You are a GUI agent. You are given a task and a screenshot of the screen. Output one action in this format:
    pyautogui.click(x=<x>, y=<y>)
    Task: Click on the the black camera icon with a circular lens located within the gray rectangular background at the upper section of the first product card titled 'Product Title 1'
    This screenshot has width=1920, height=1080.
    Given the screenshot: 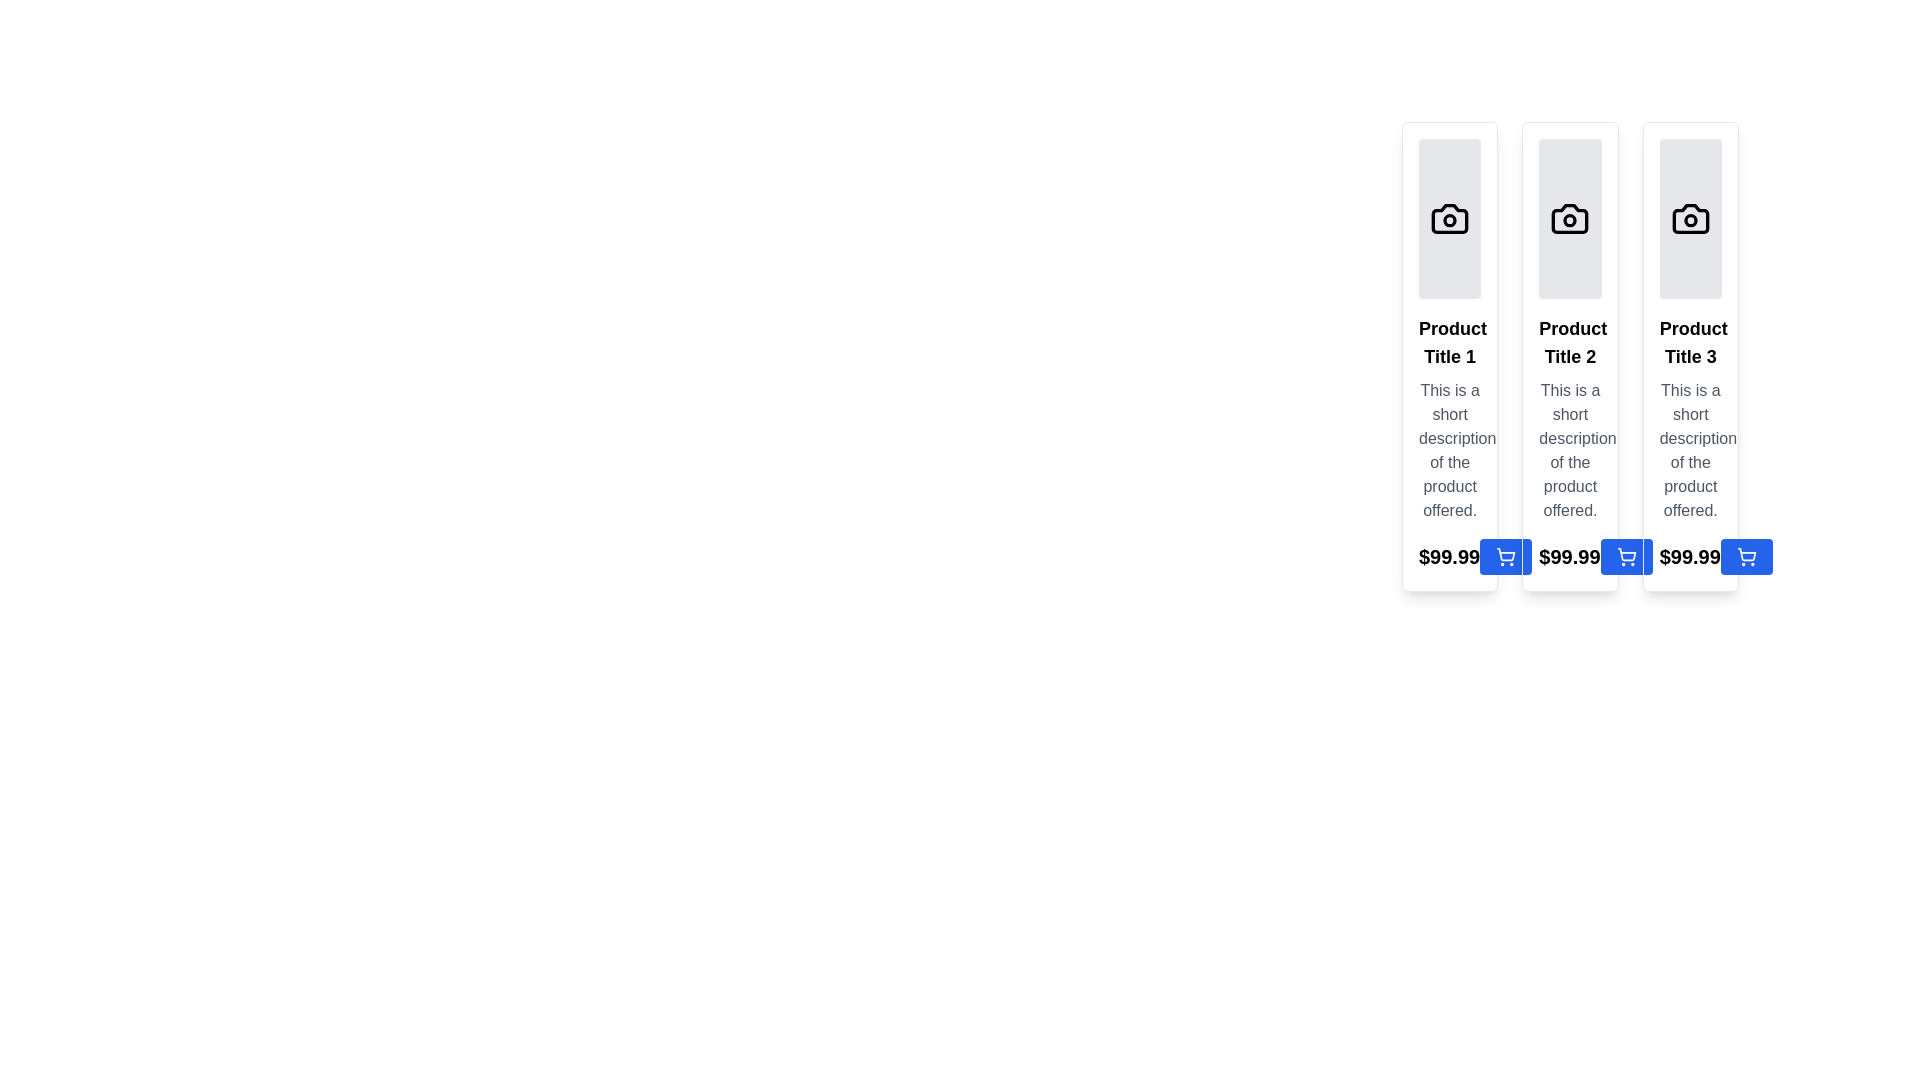 What is the action you would take?
    pyautogui.click(x=1450, y=219)
    